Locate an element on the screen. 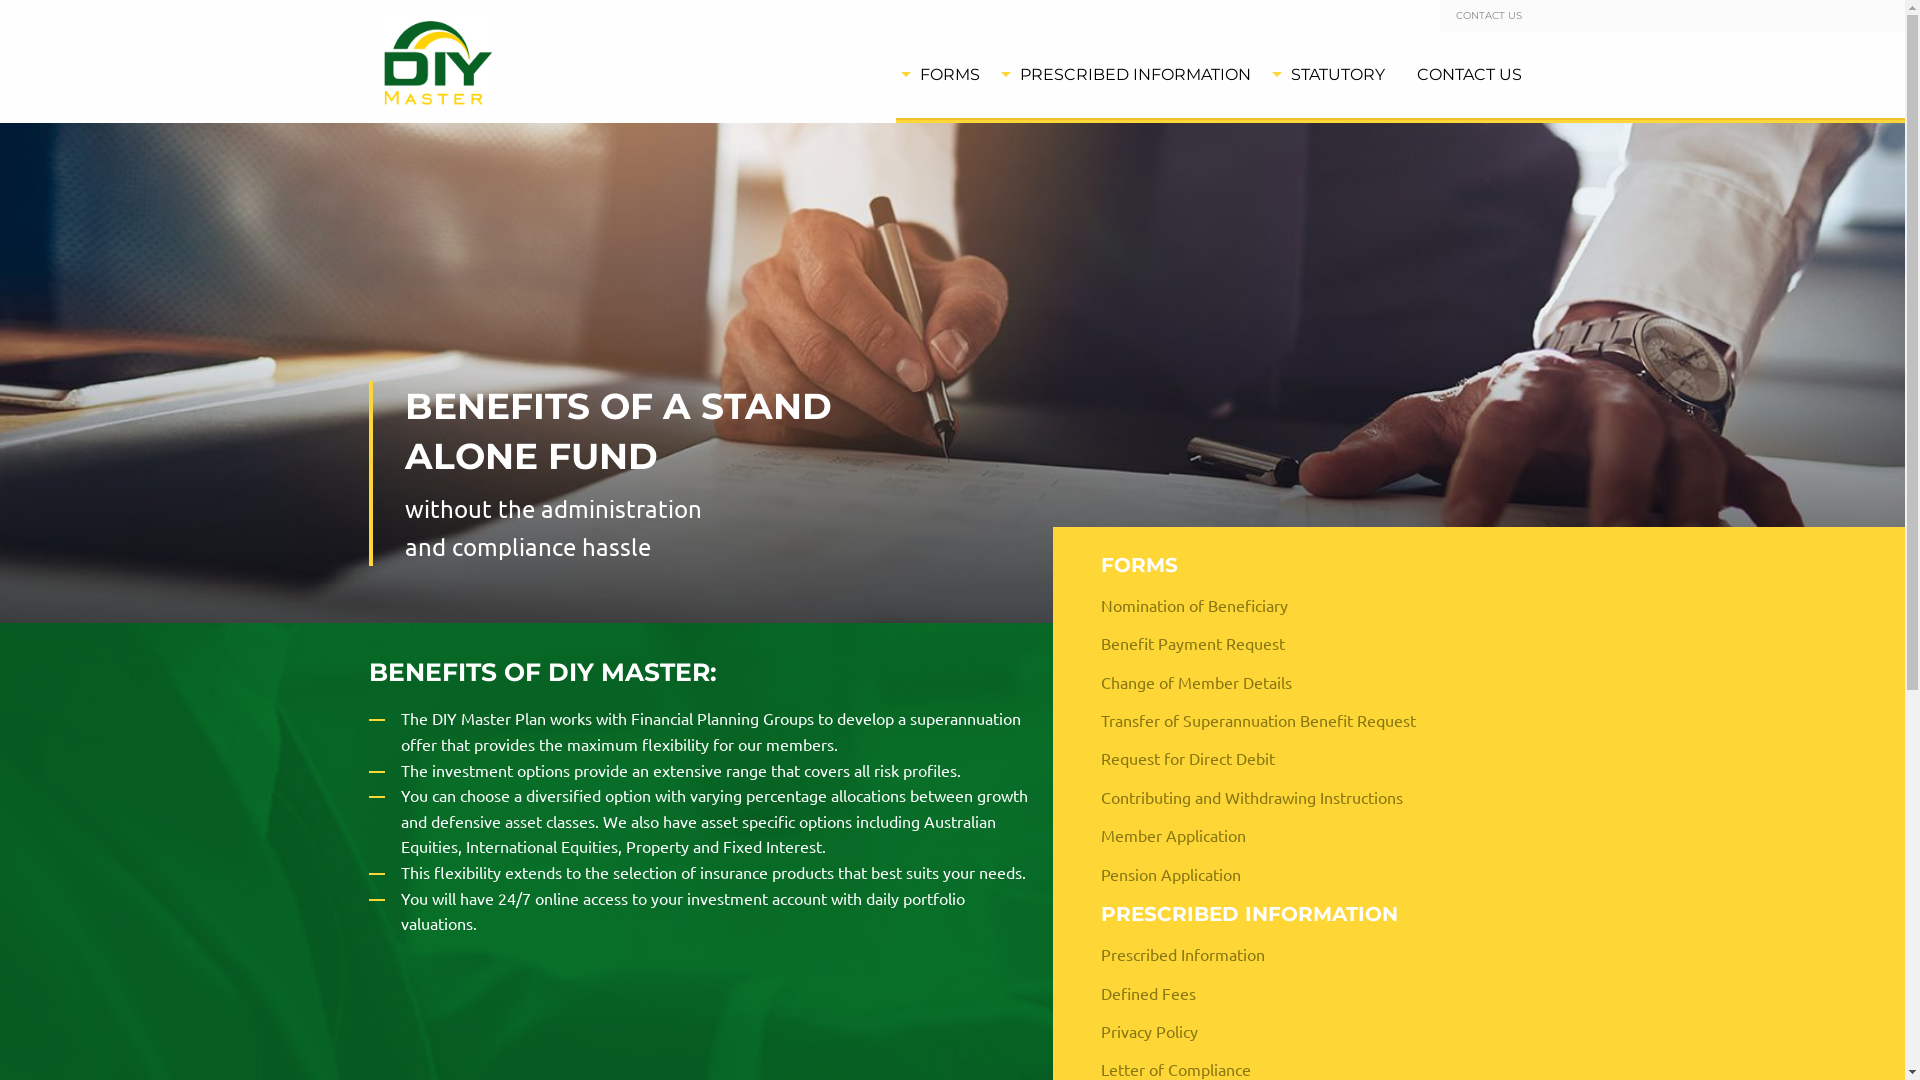 The image size is (1920, 1080). 'STATUTORY' is located at coordinates (1265, 73).